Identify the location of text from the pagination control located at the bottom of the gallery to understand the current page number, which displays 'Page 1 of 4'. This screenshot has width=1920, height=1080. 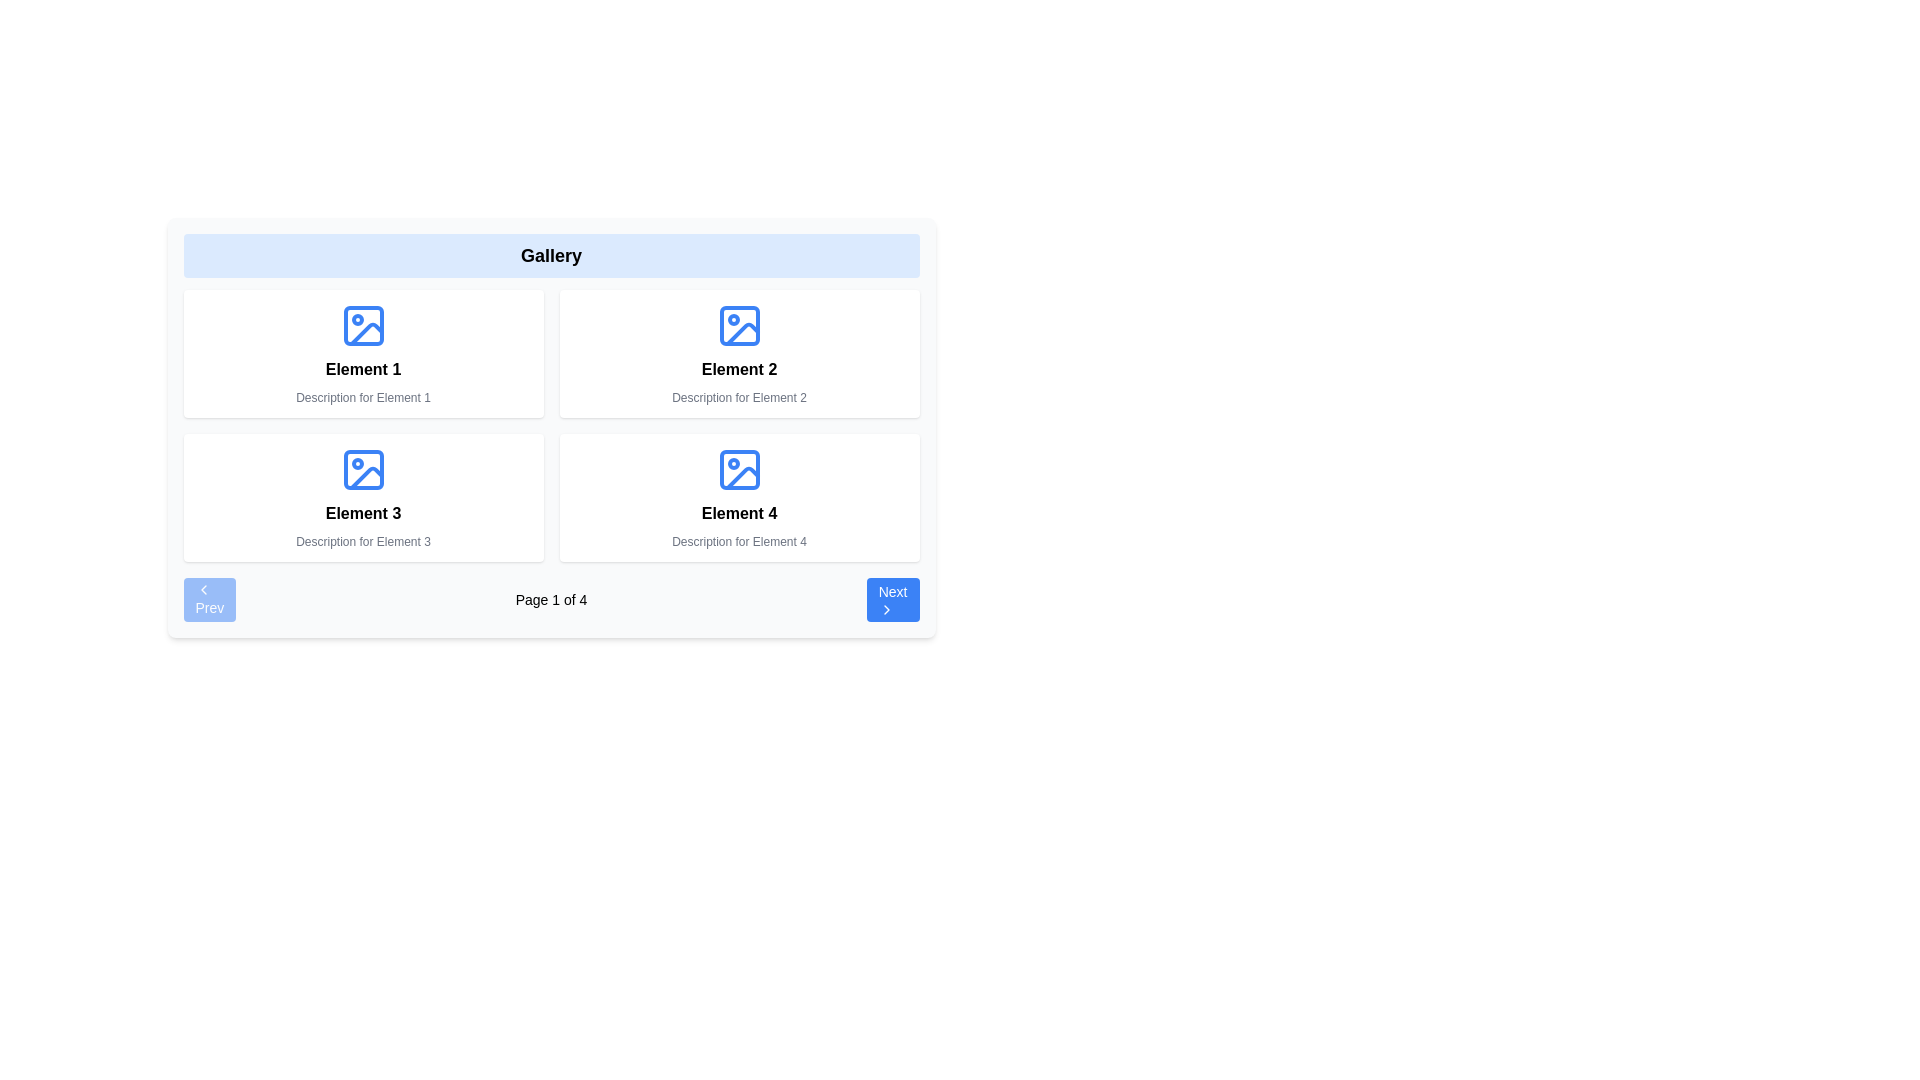
(551, 599).